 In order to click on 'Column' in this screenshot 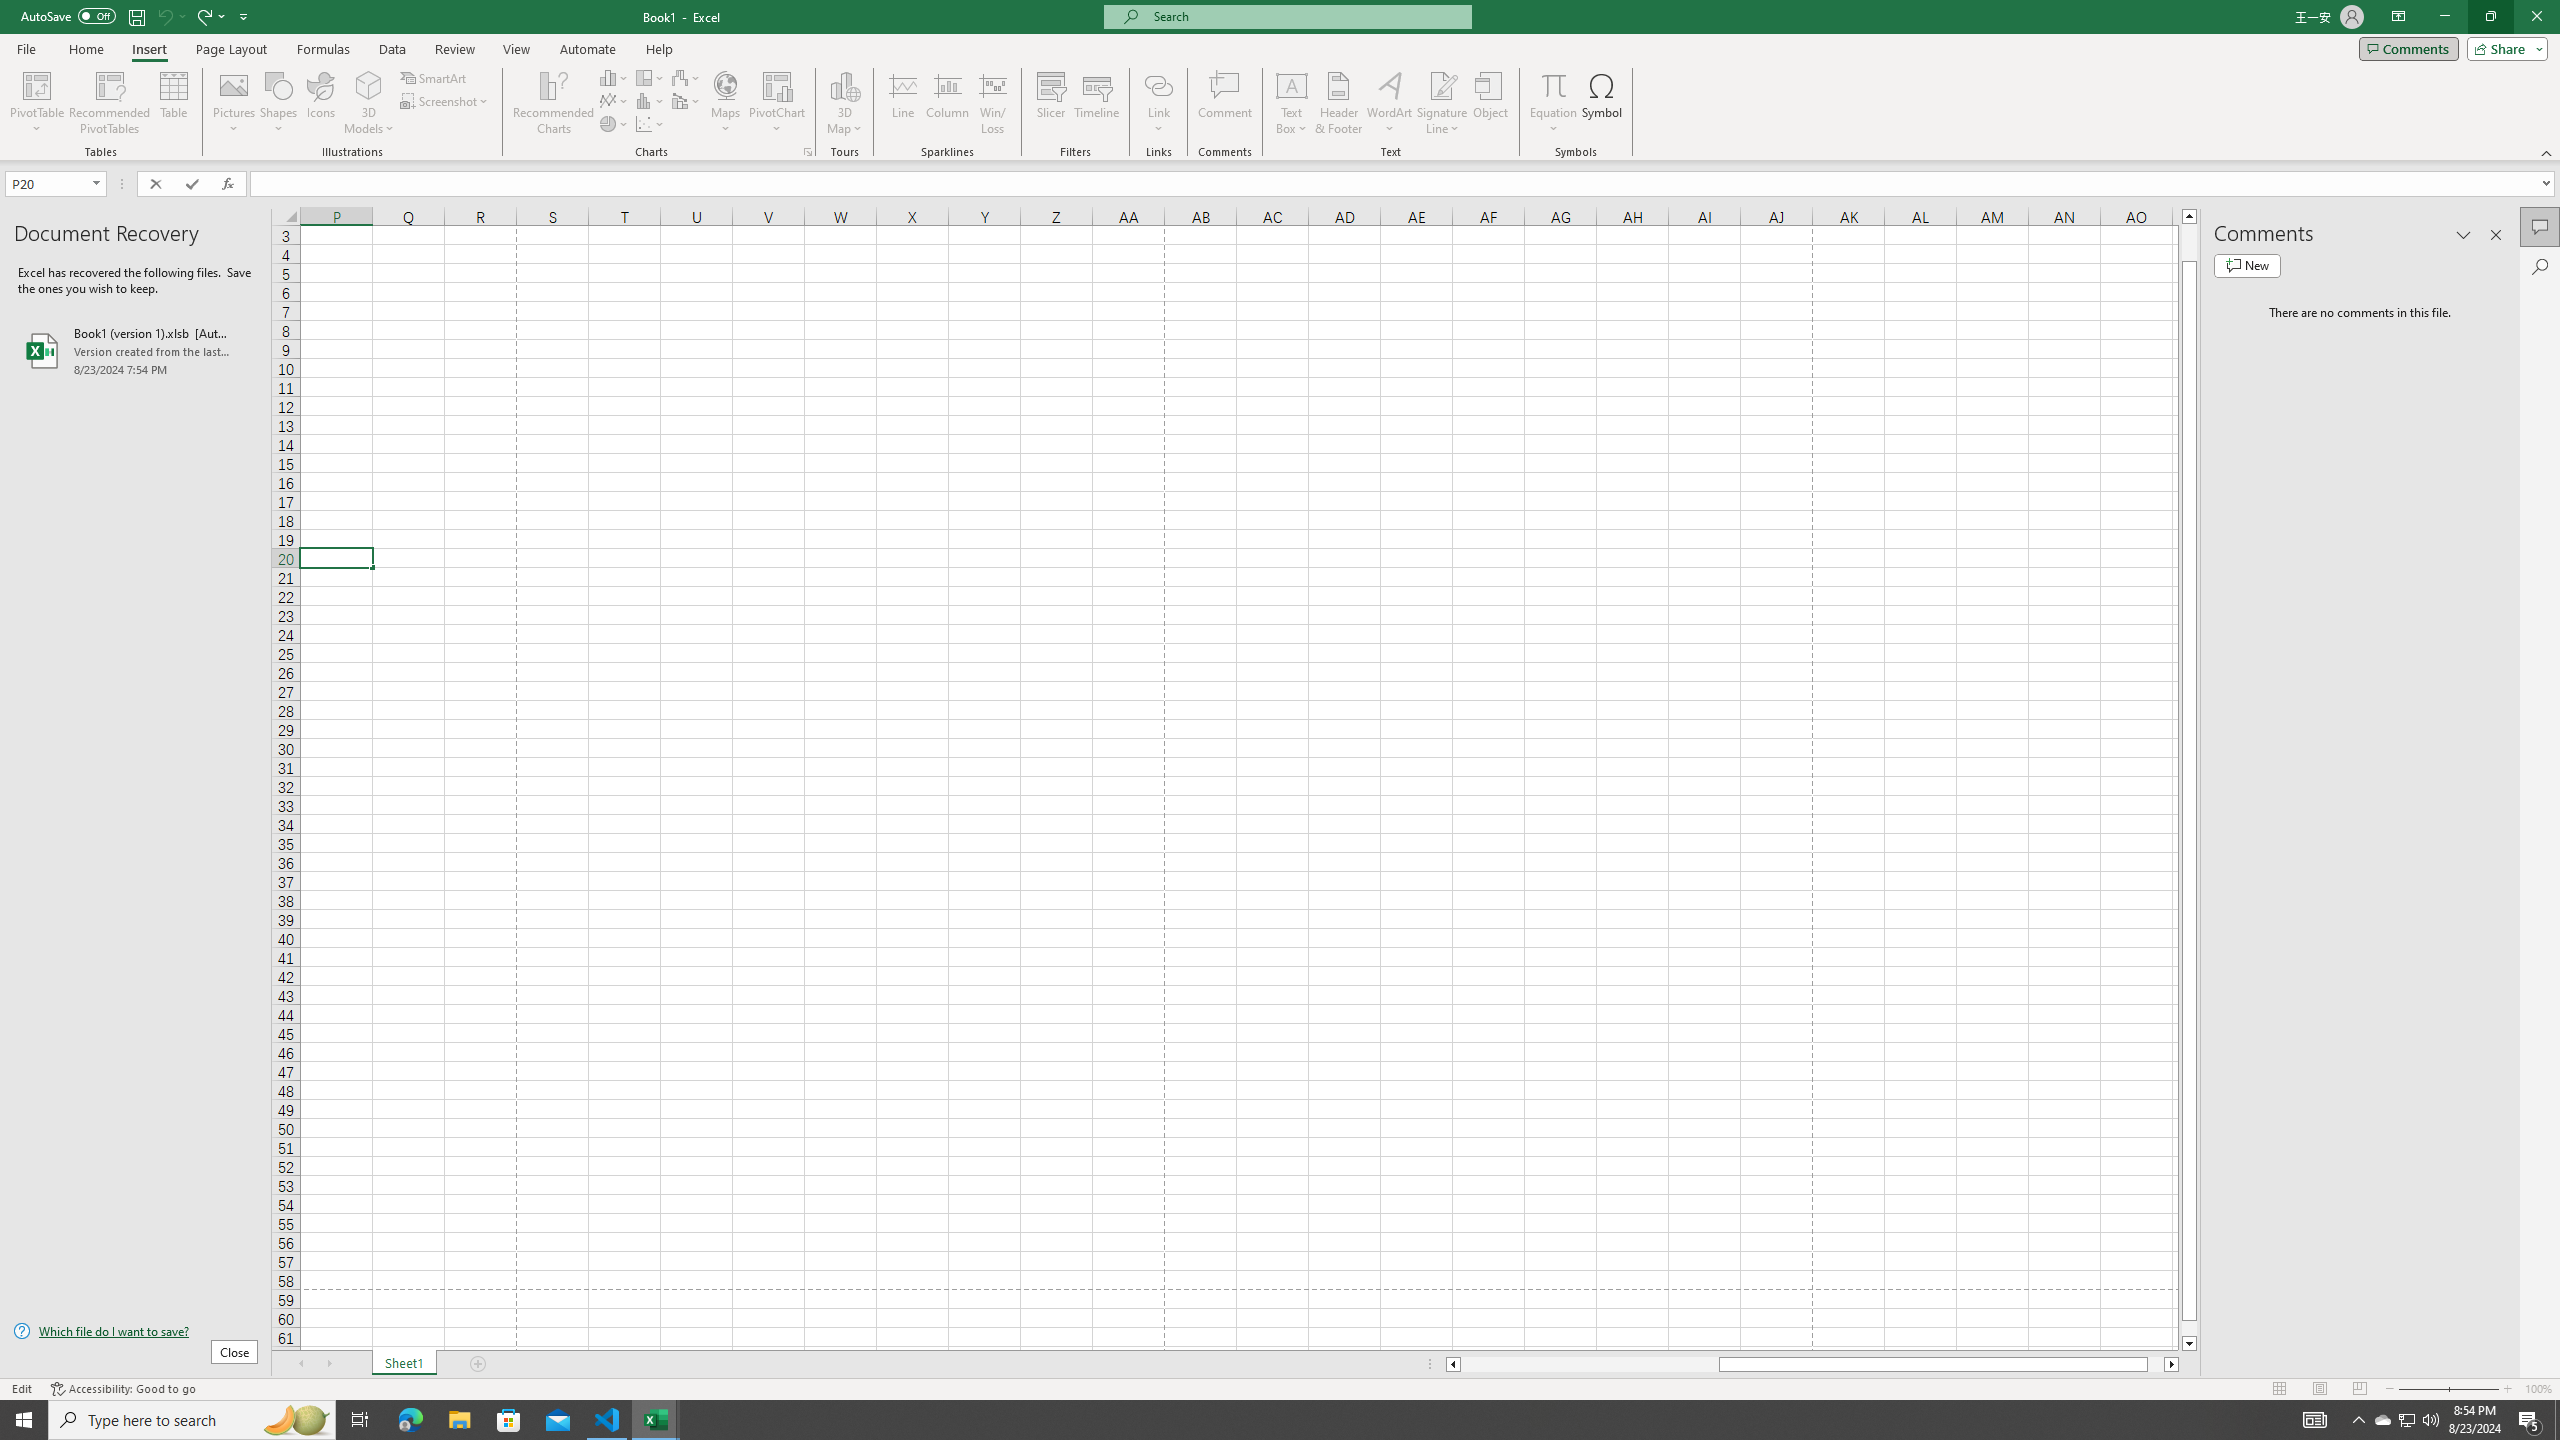, I will do `click(947, 103)`.